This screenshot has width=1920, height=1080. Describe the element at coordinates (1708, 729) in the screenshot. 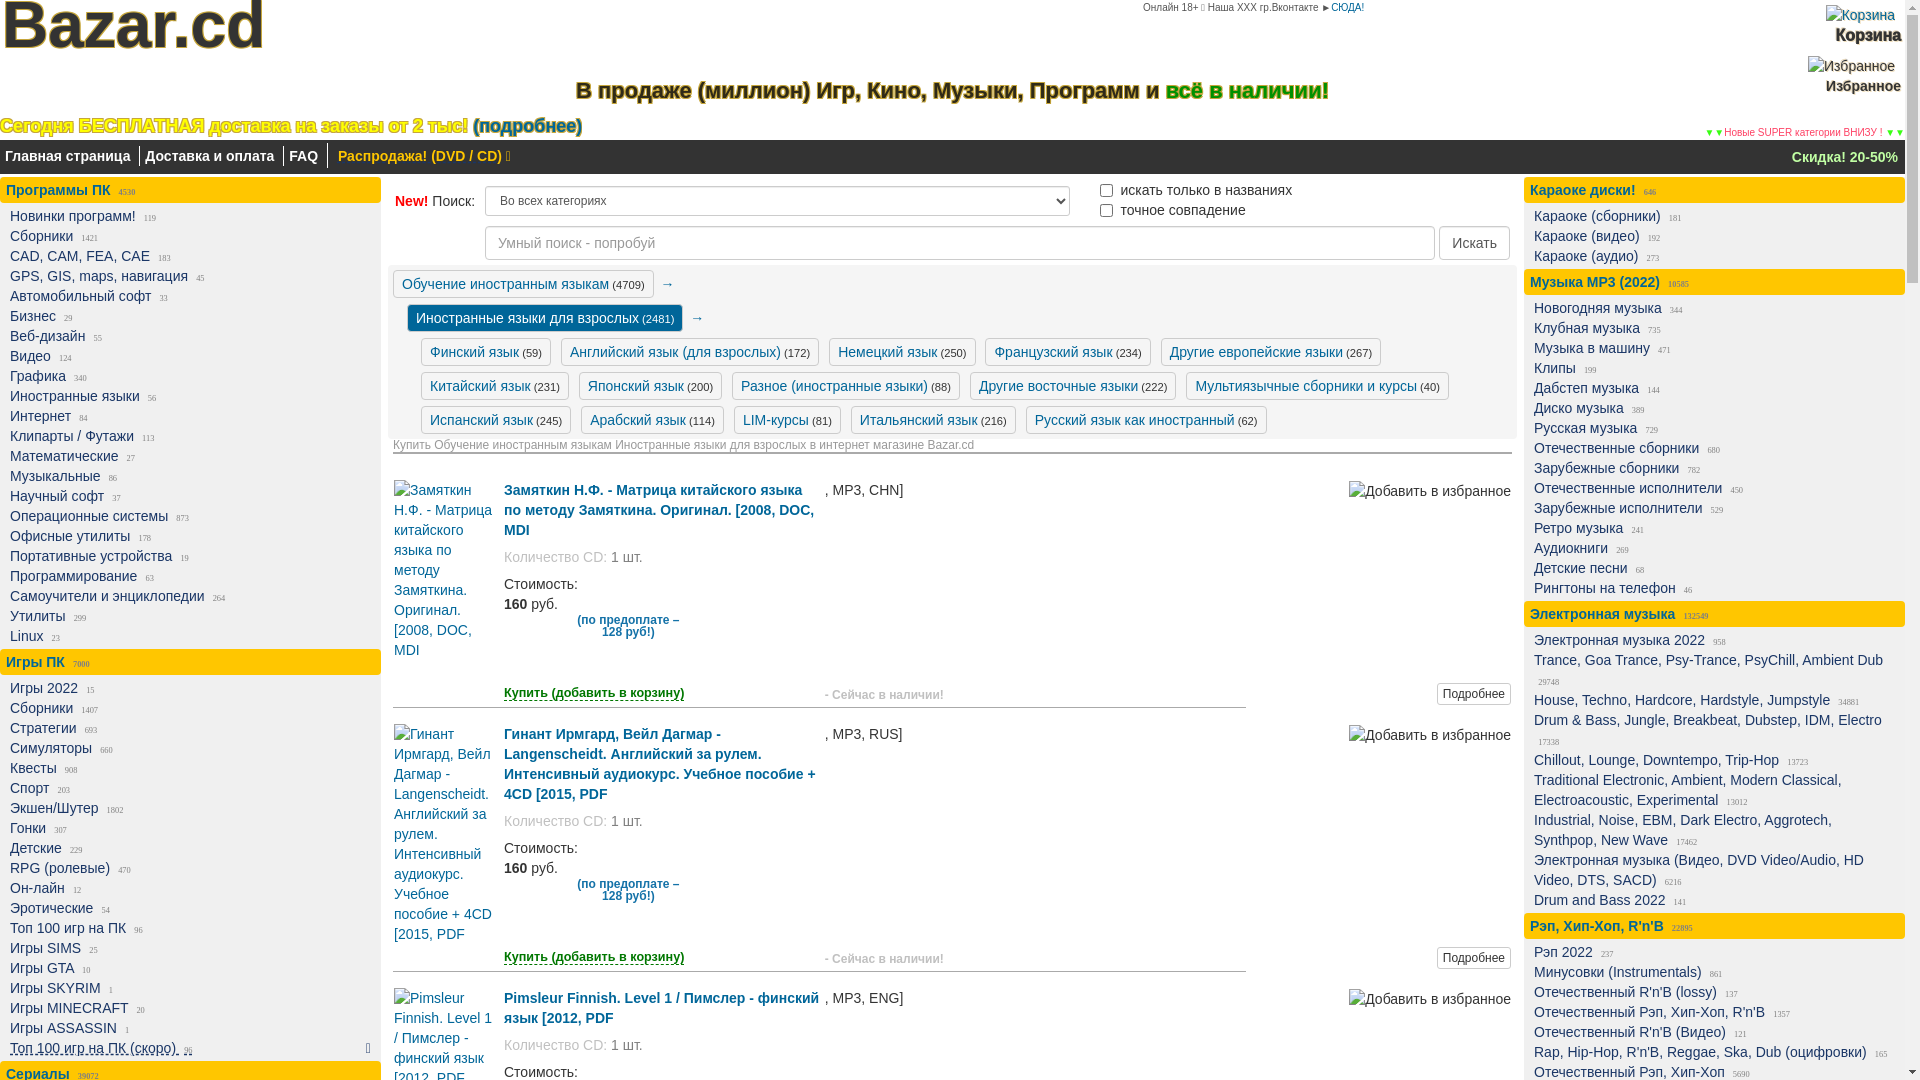

I see `'Drum & Bass, Jungle, Breakbeat, Dubstep, IDM, Electro 17338'` at that location.